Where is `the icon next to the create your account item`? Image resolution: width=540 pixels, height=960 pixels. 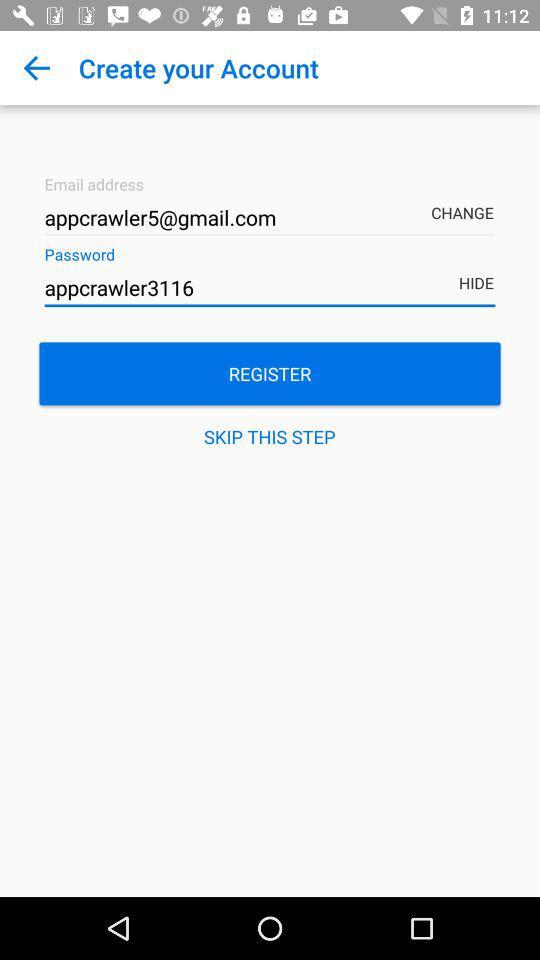
the icon next to the create your account item is located at coordinates (36, 68).